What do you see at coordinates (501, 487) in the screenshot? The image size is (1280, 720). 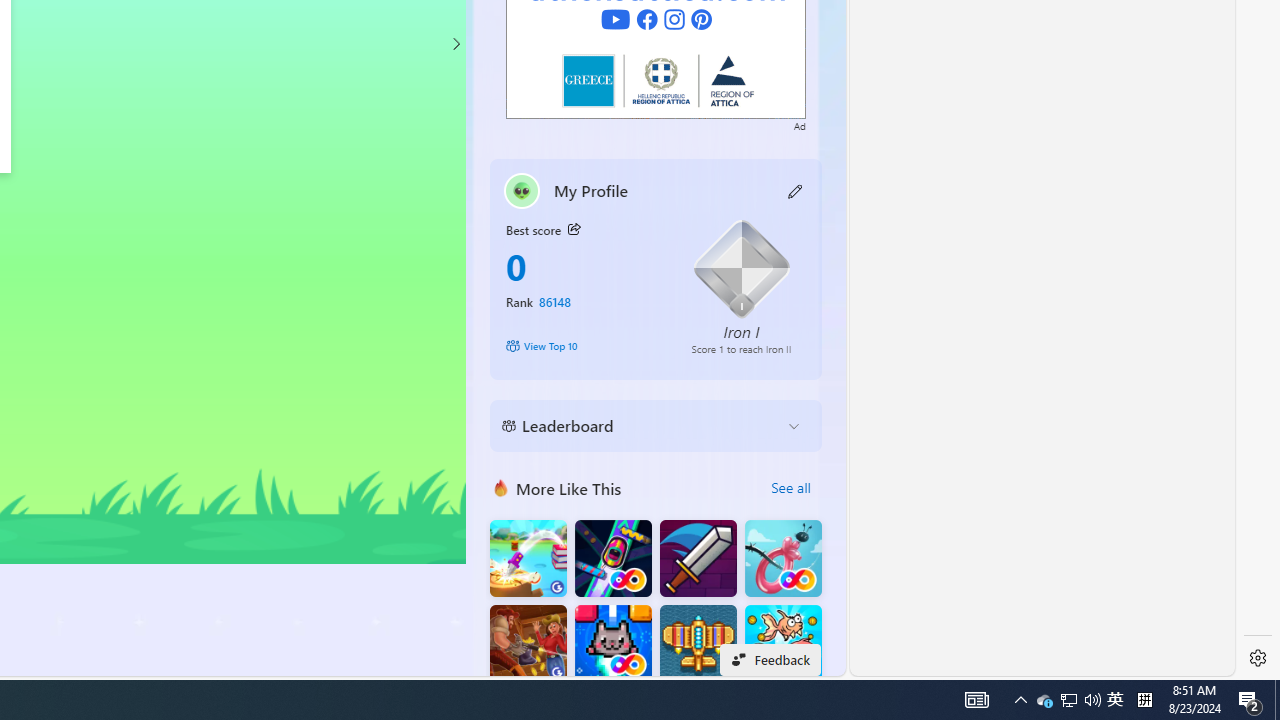 I see `'More Like This'` at bounding box center [501, 487].